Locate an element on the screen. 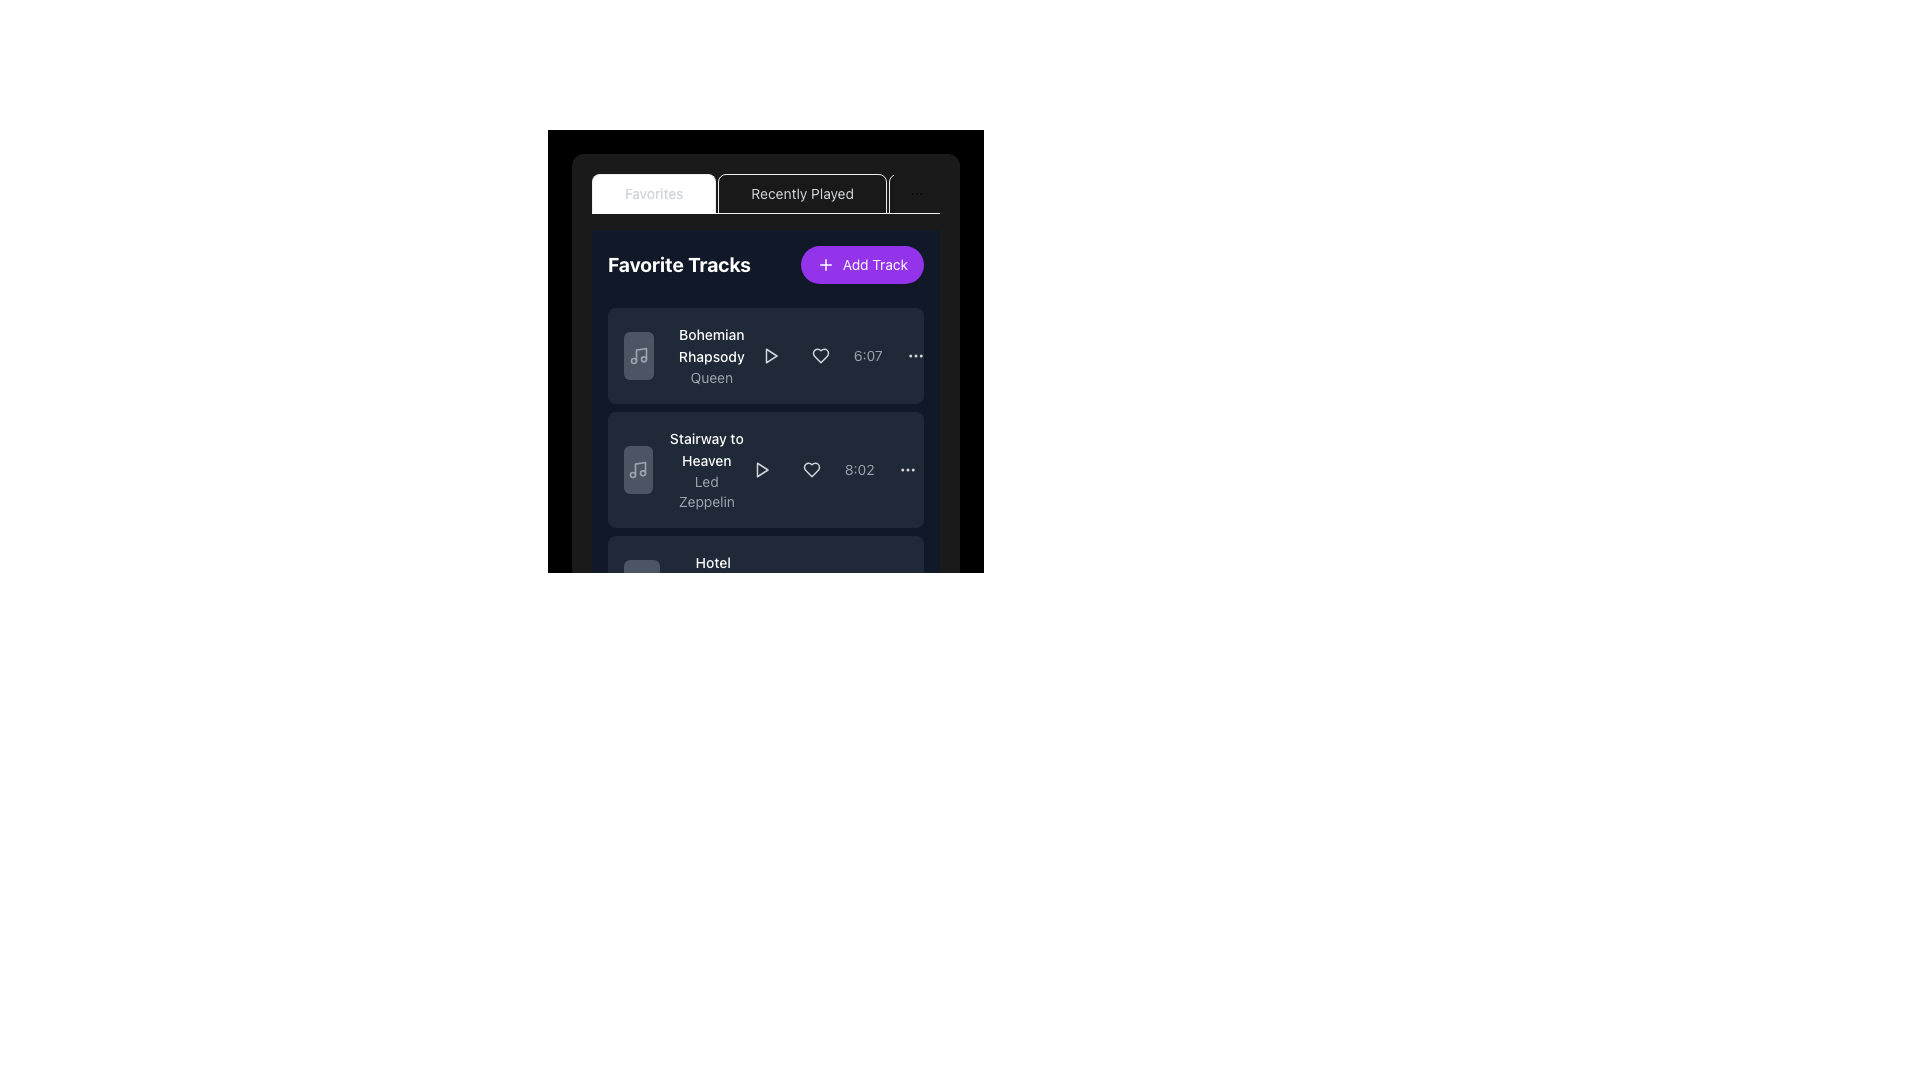  the 'Favorites' tab, which is styled with light gray color and is the first tab in the tab bar is located at coordinates (654, 193).